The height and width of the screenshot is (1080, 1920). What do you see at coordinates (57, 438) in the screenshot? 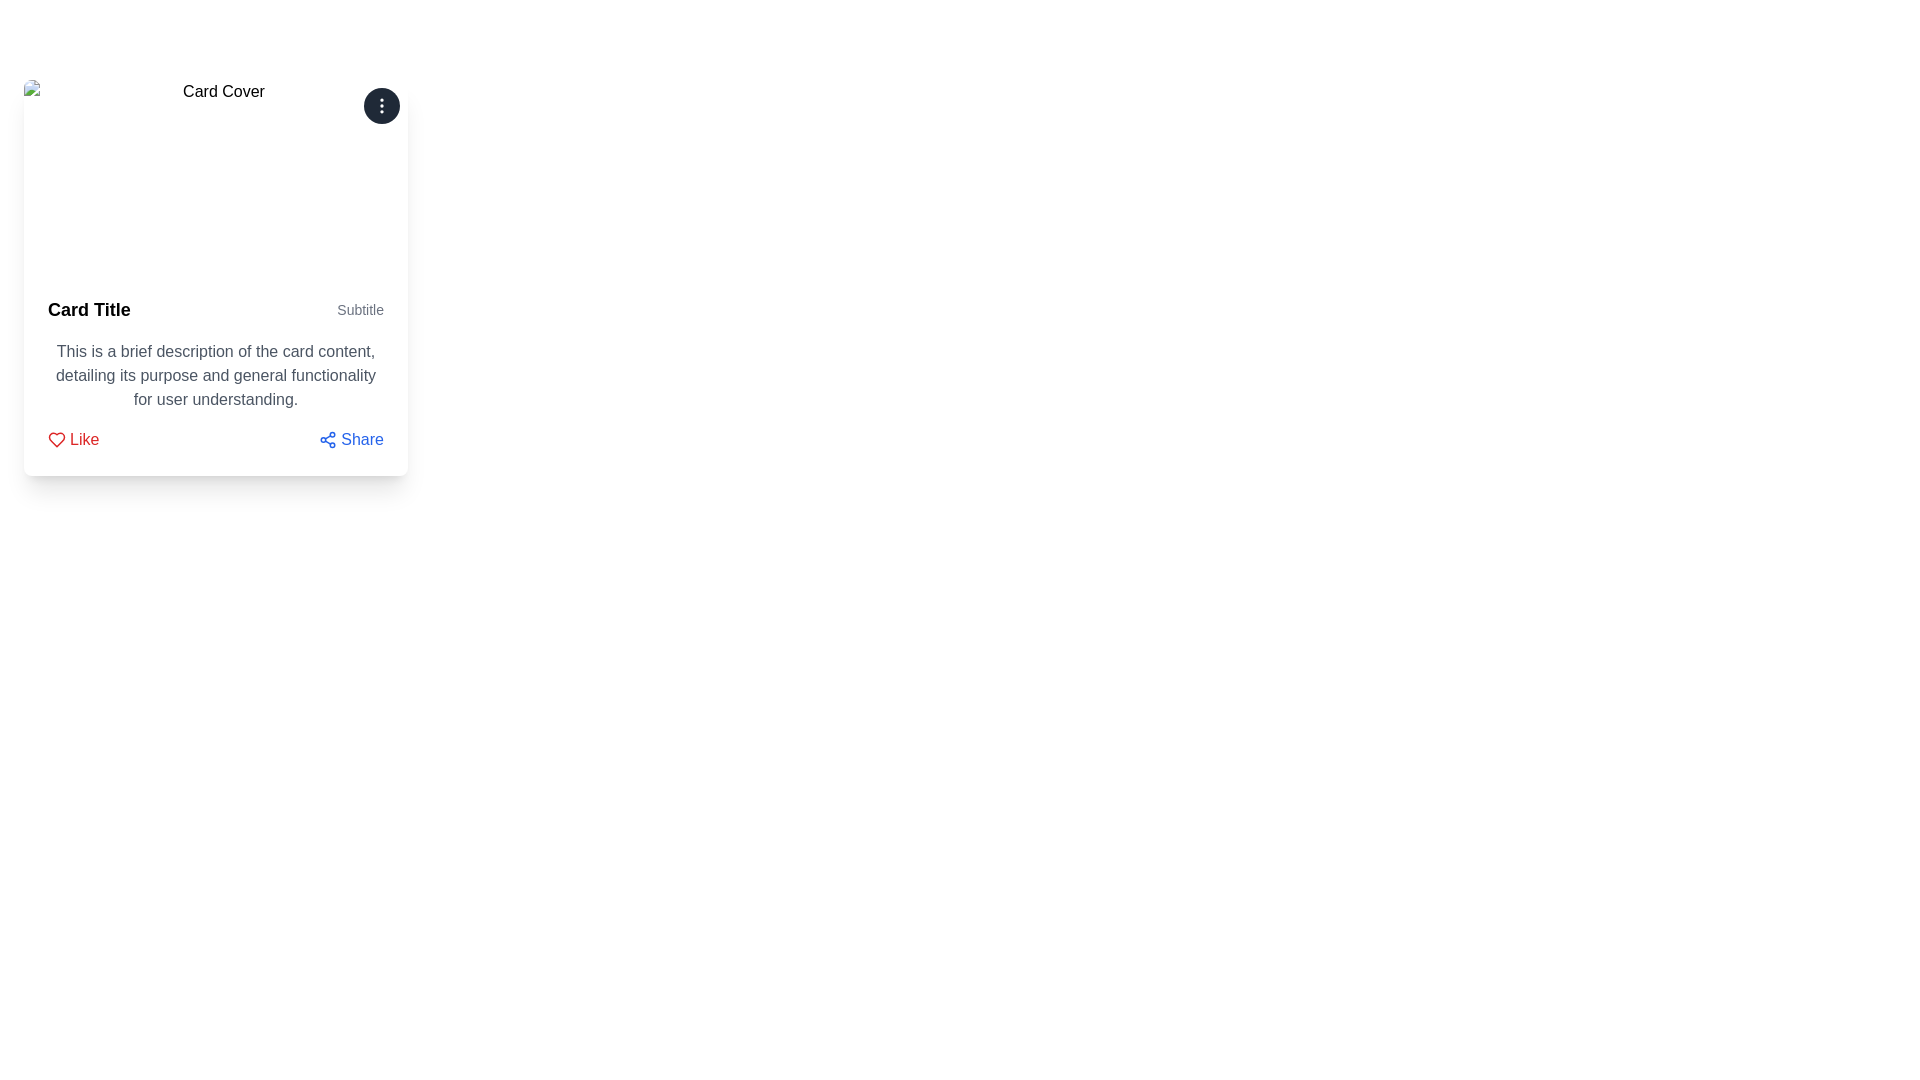
I see `the heart-shaped icon located in the bottom-left corner of the card layout` at bounding box center [57, 438].